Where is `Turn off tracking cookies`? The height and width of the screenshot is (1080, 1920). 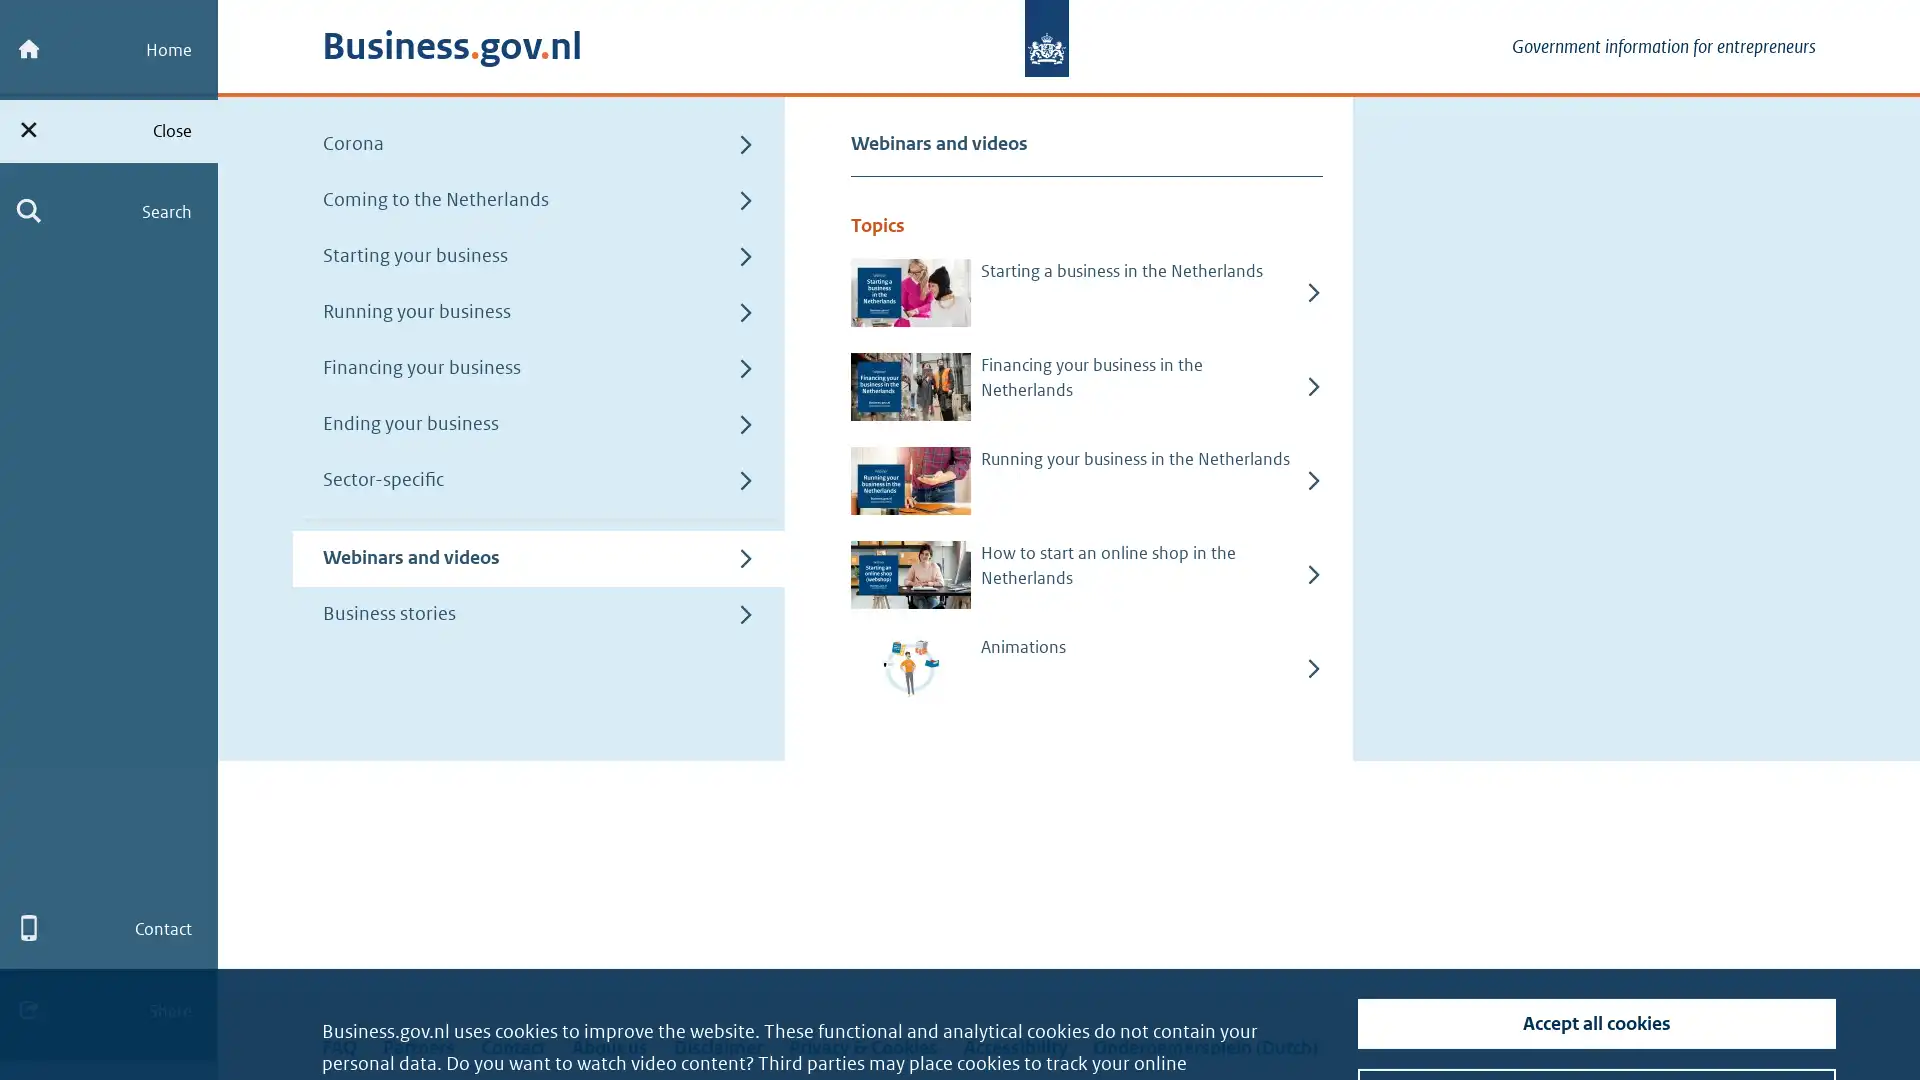 Turn off tracking cookies is located at coordinates (1596, 1014).